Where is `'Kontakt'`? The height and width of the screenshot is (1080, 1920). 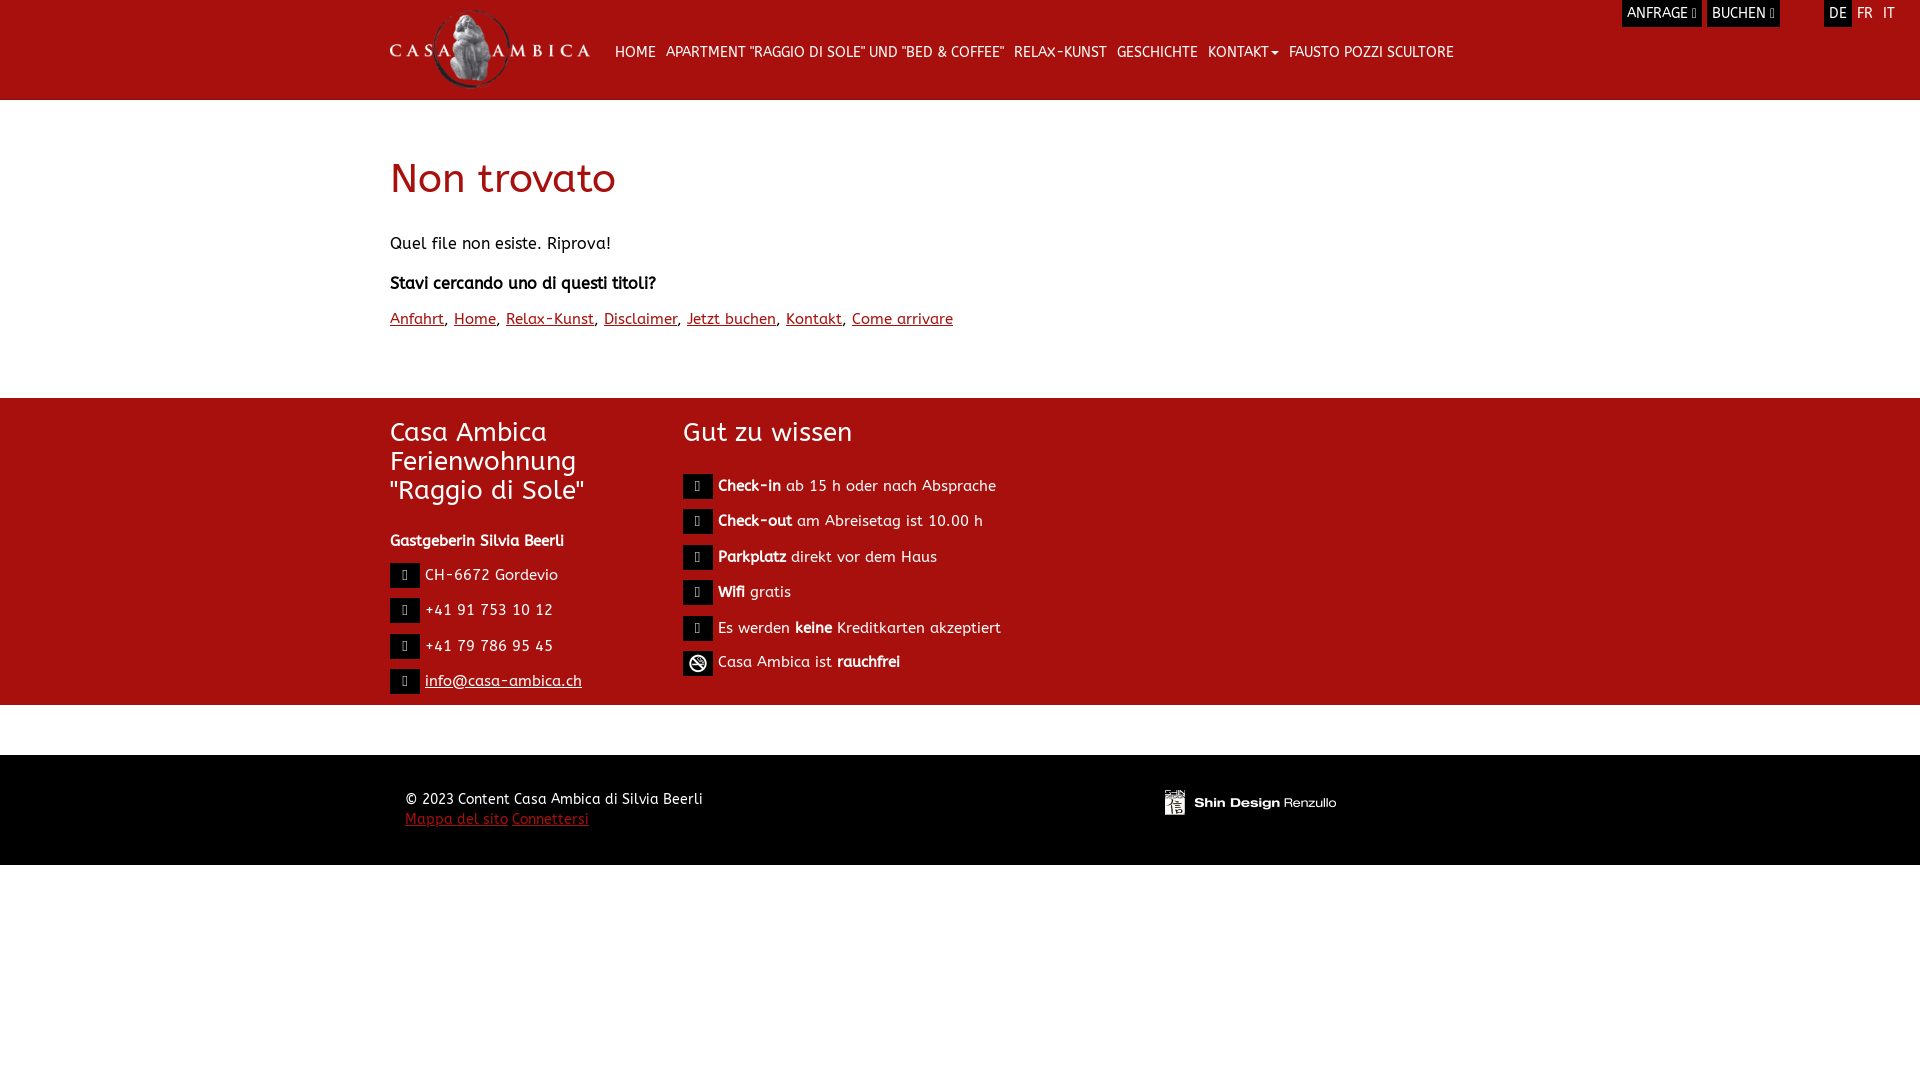 'Kontakt' is located at coordinates (785, 318).